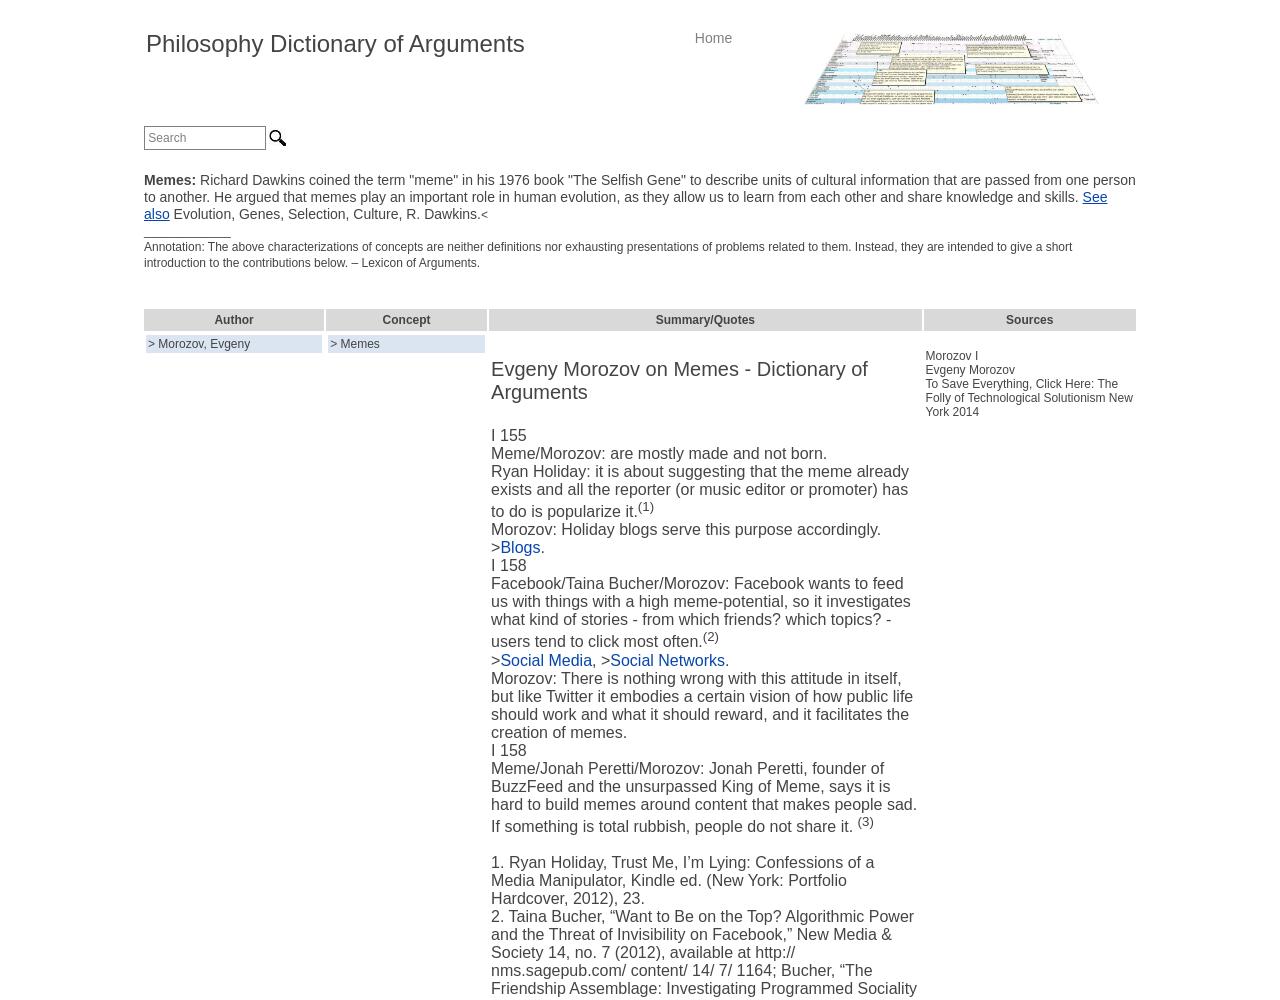  I want to click on '> Memes', so click(354, 343).